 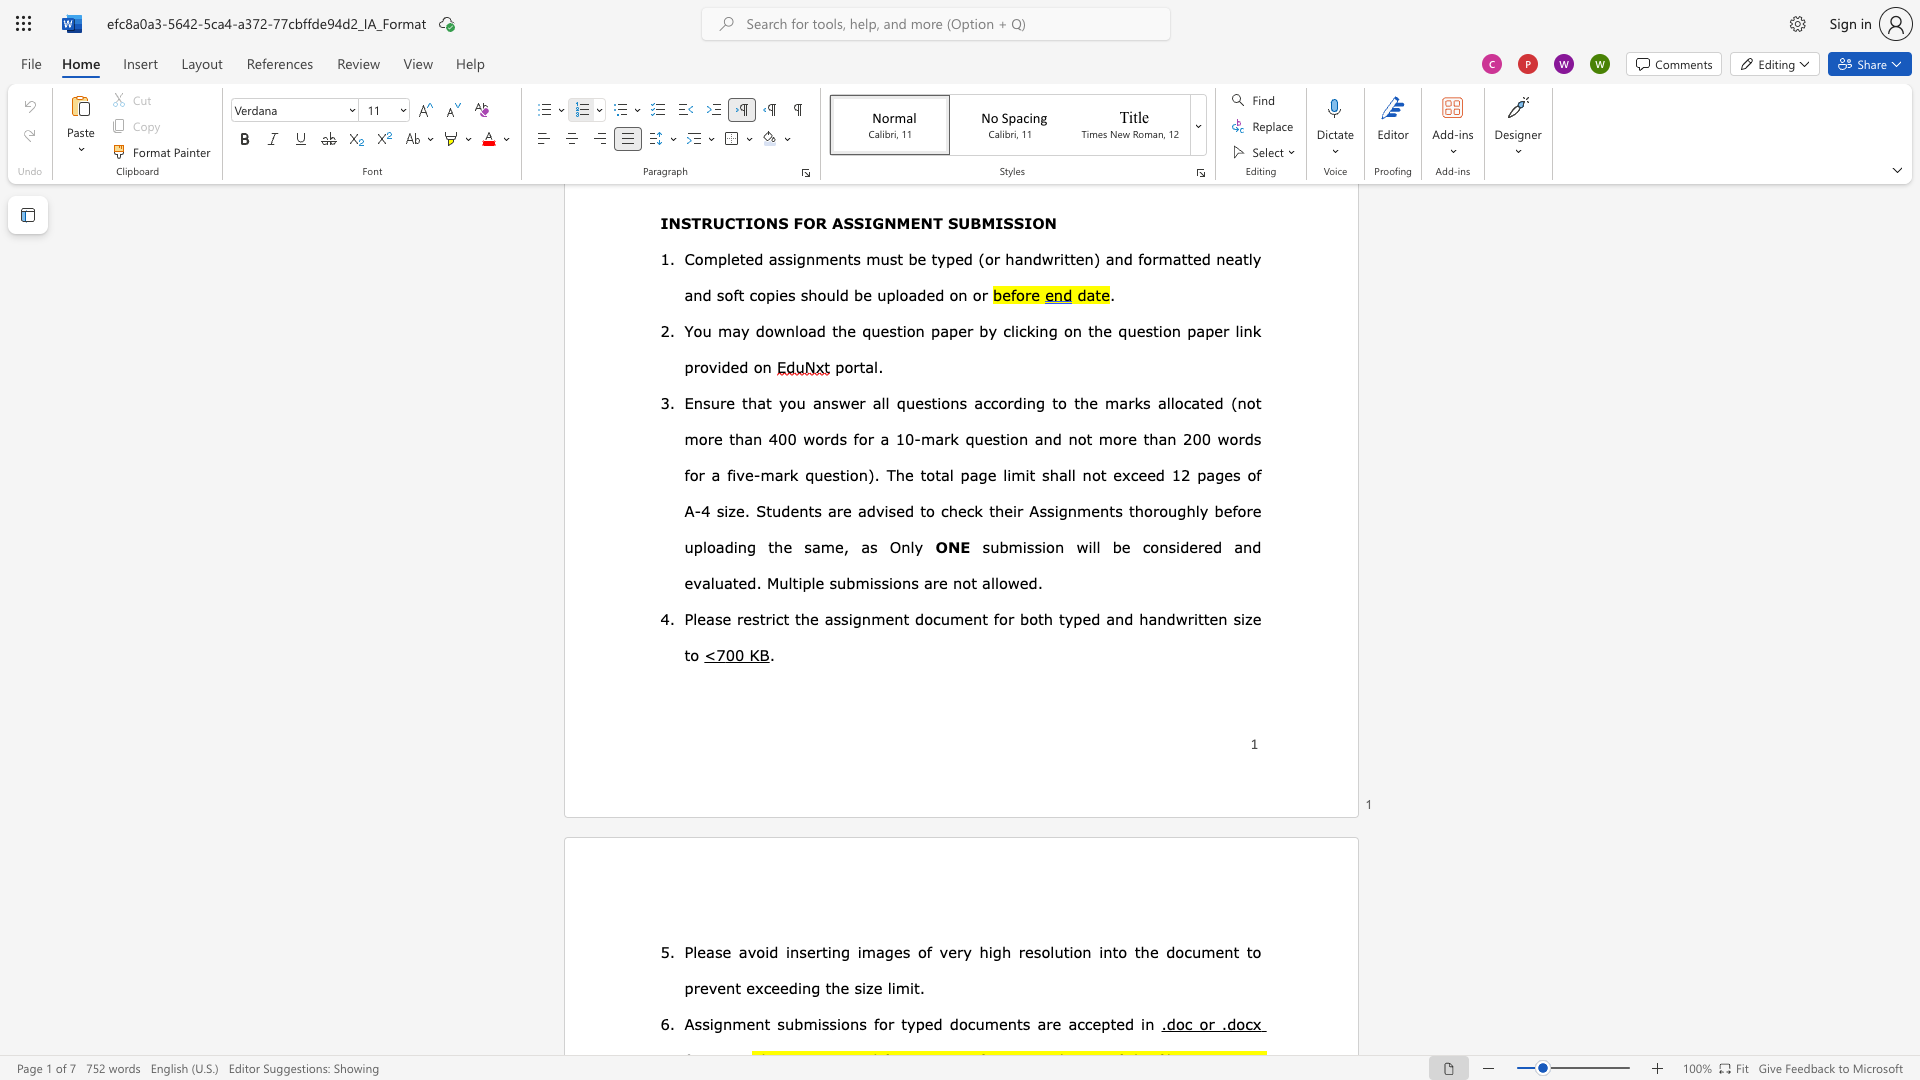 I want to click on the 1th character "." in the text, so click(x=1164, y=1023).